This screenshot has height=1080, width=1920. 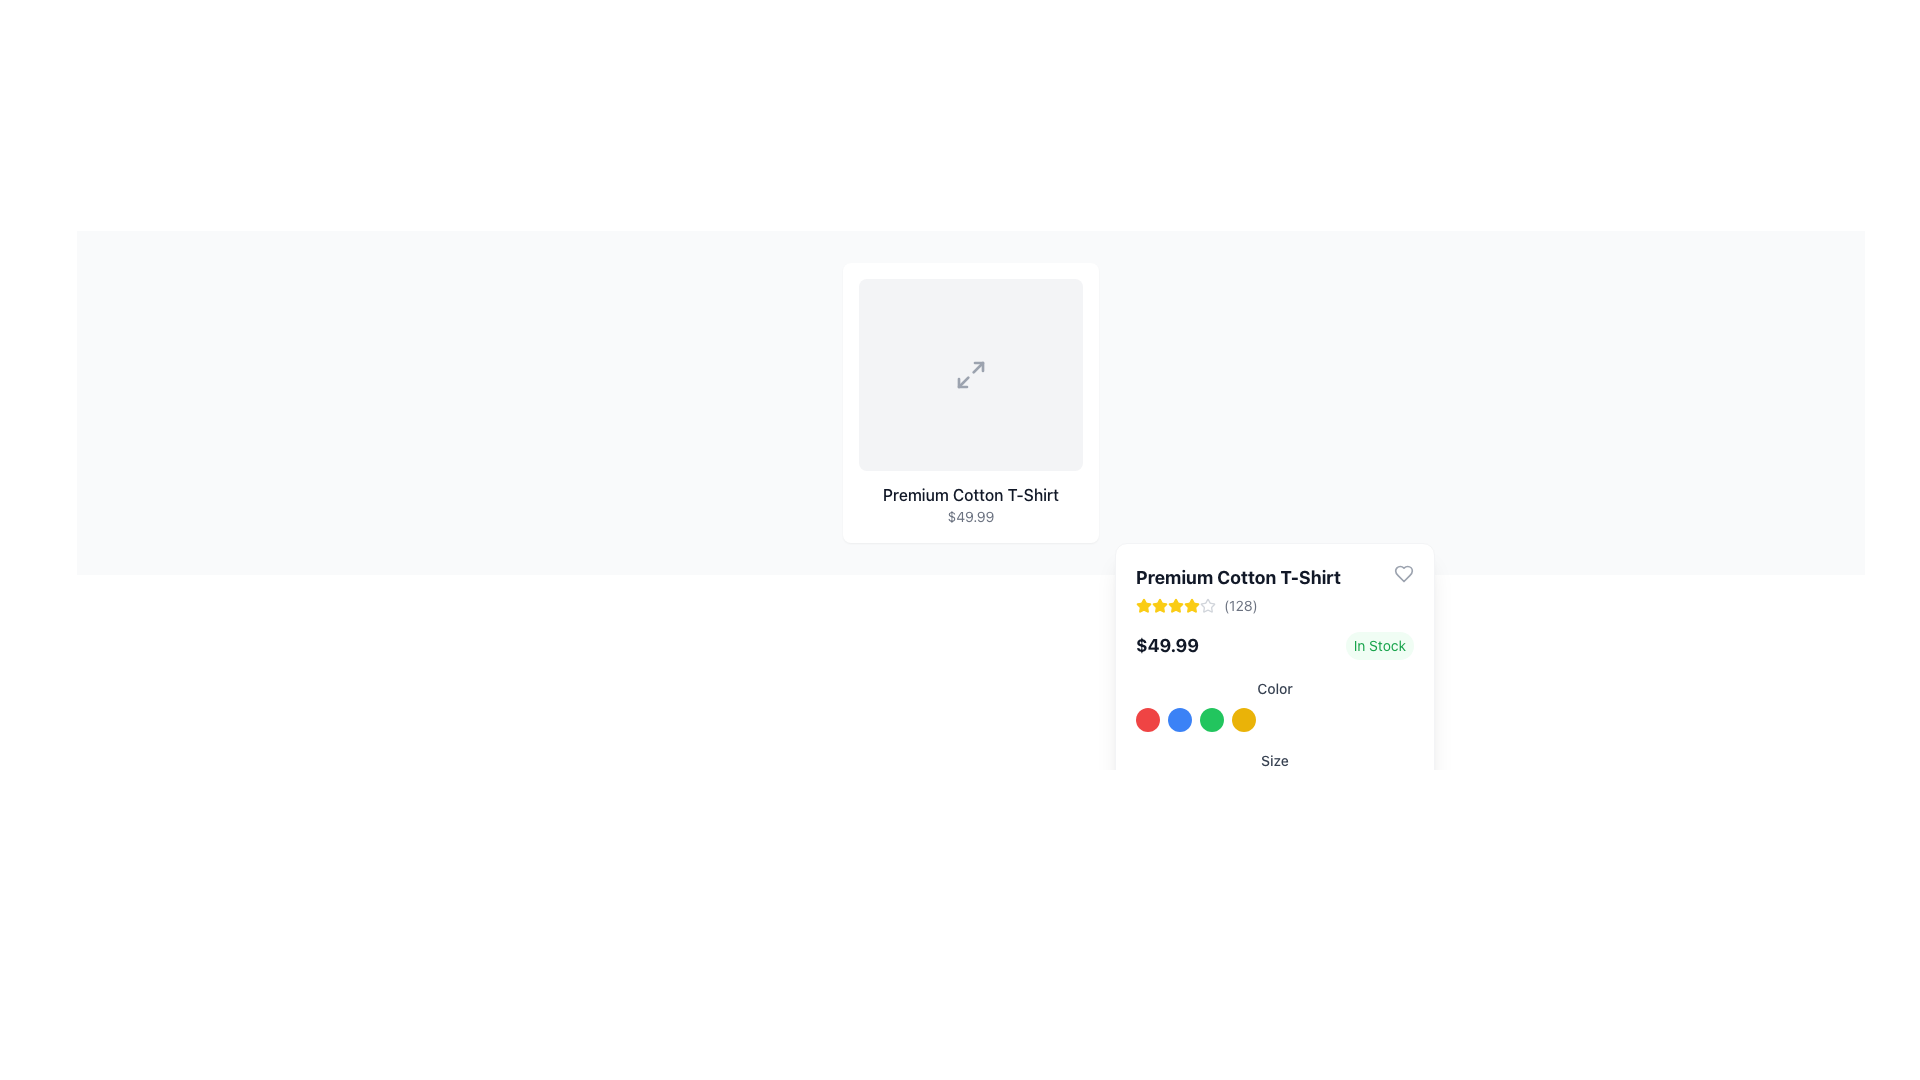 I want to click on the third star icon in the rating system located at the top-middle section of the product details card, above the product name, so click(x=1160, y=604).